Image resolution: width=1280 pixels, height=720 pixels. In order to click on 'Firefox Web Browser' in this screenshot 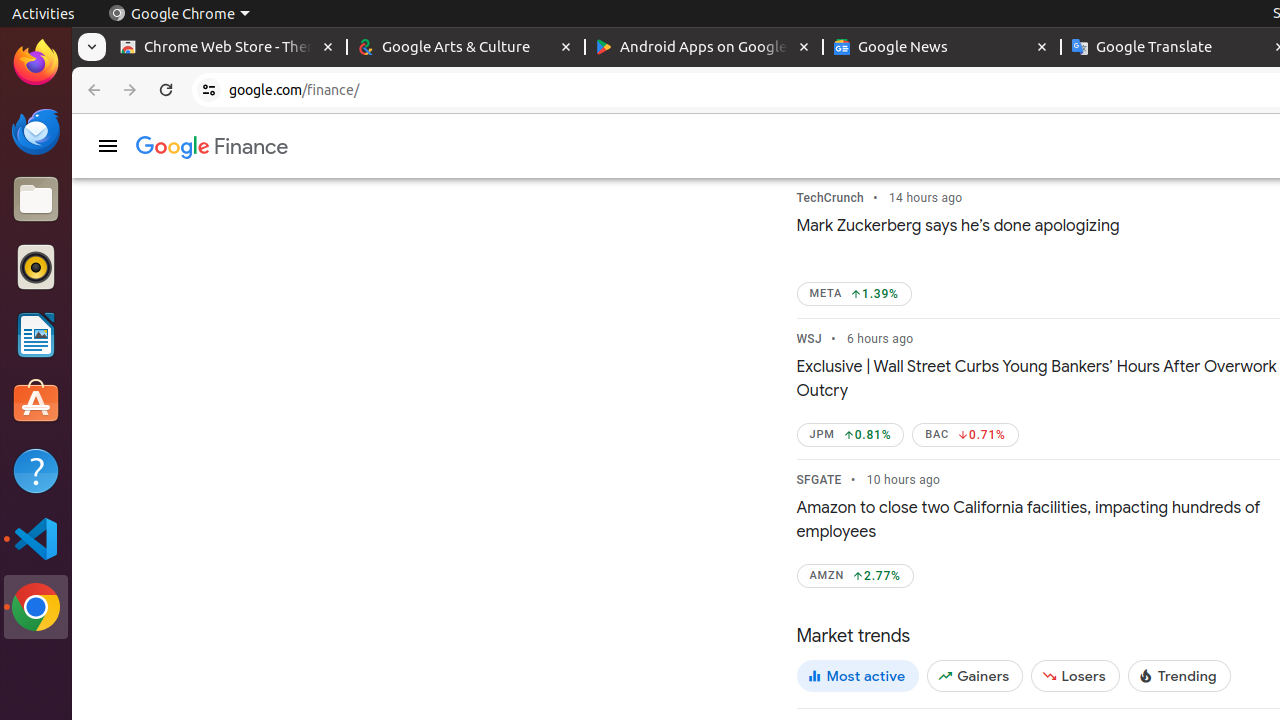, I will do `click(35, 61)`.